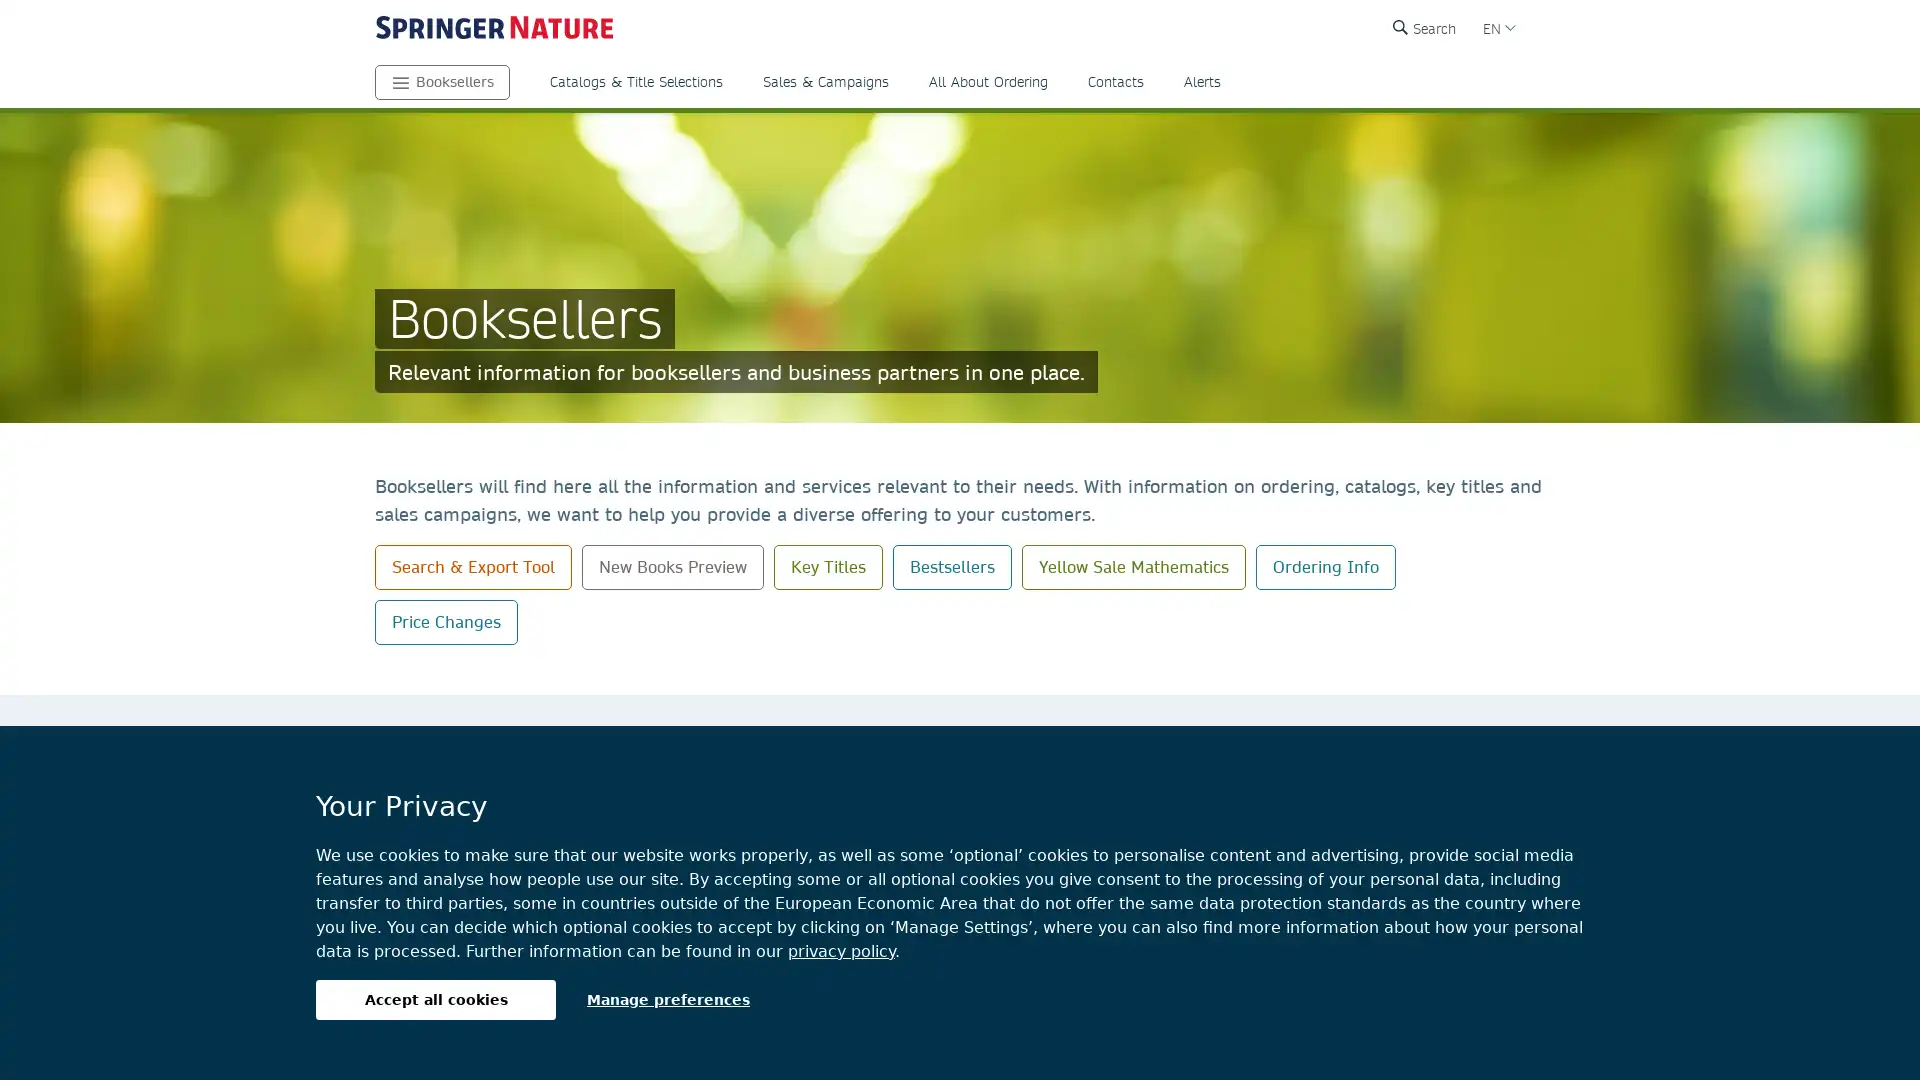 This screenshot has height=1080, width=1920. What do you see at coordinates (668, 999) in the screenshot?
I see `Manage preferences` at bounding box center [668, 999].